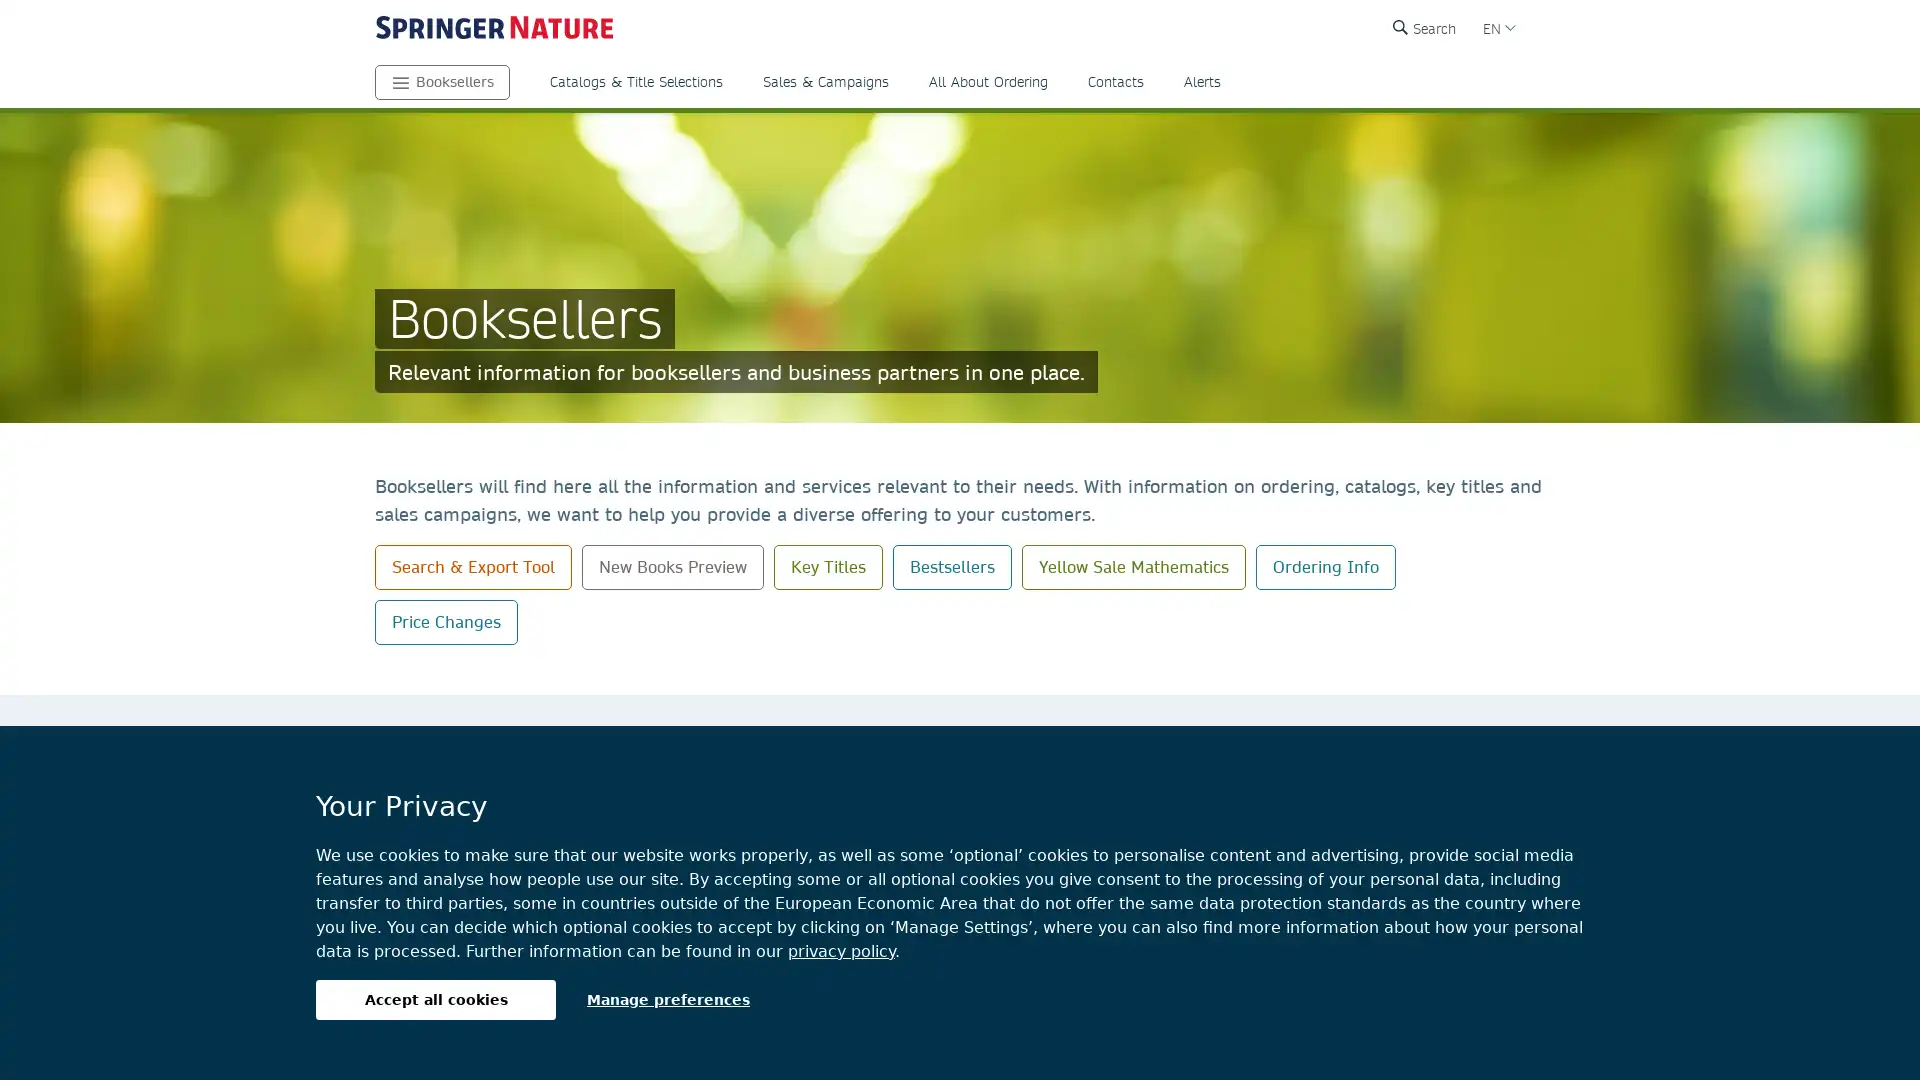 This screenshot has height=1080, width=1920. What do you see at coordinates (668, 999) in the screenshot?
I see `Manage preferences` at bounding box center [668, 999].